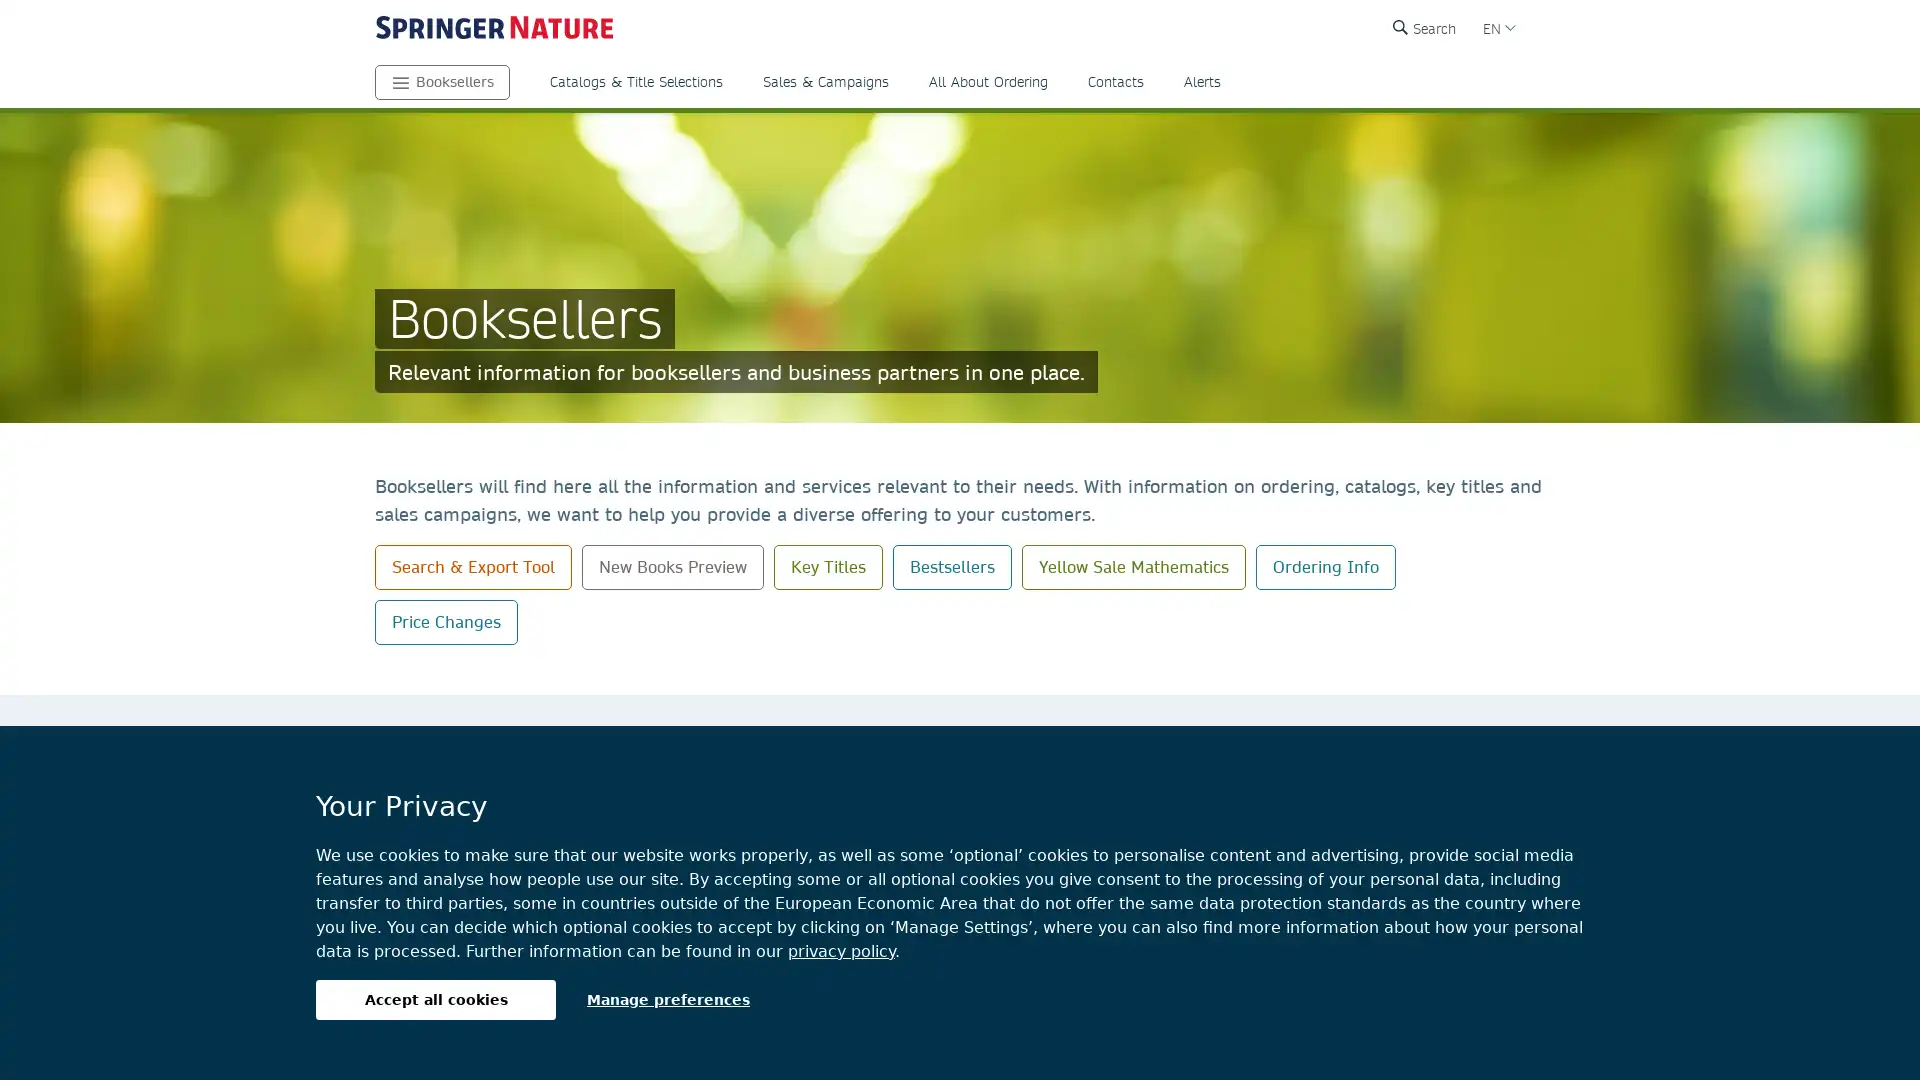 This screenshot has height=1080, width=1920. What do you see at coordinates (668, 999) in the screenshot?
I see `Manage preferences` at bounding box center [668, 999].